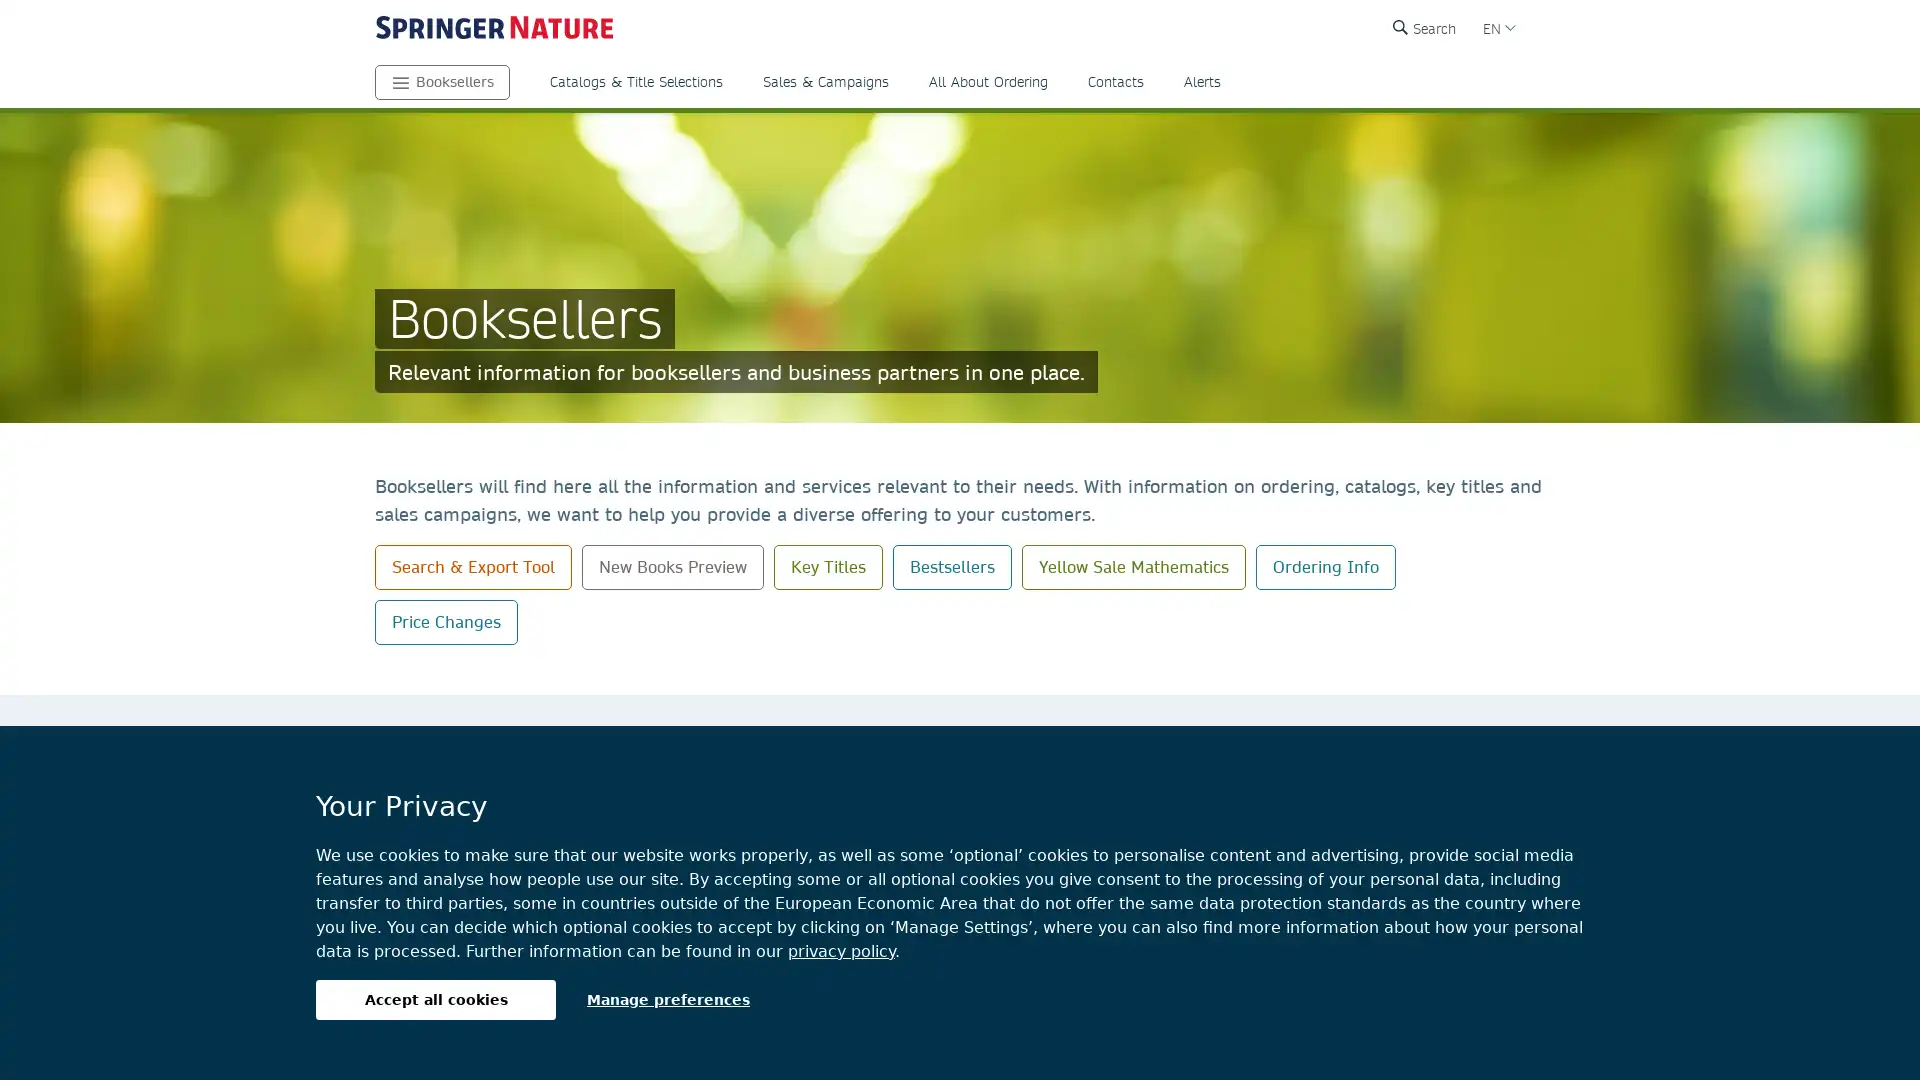 This screenshot has height=1080, width=1920. What do you see at coordinates (668, 999) in the screenshot?
I see `Manage preferences` at bounding box center [668, 999].